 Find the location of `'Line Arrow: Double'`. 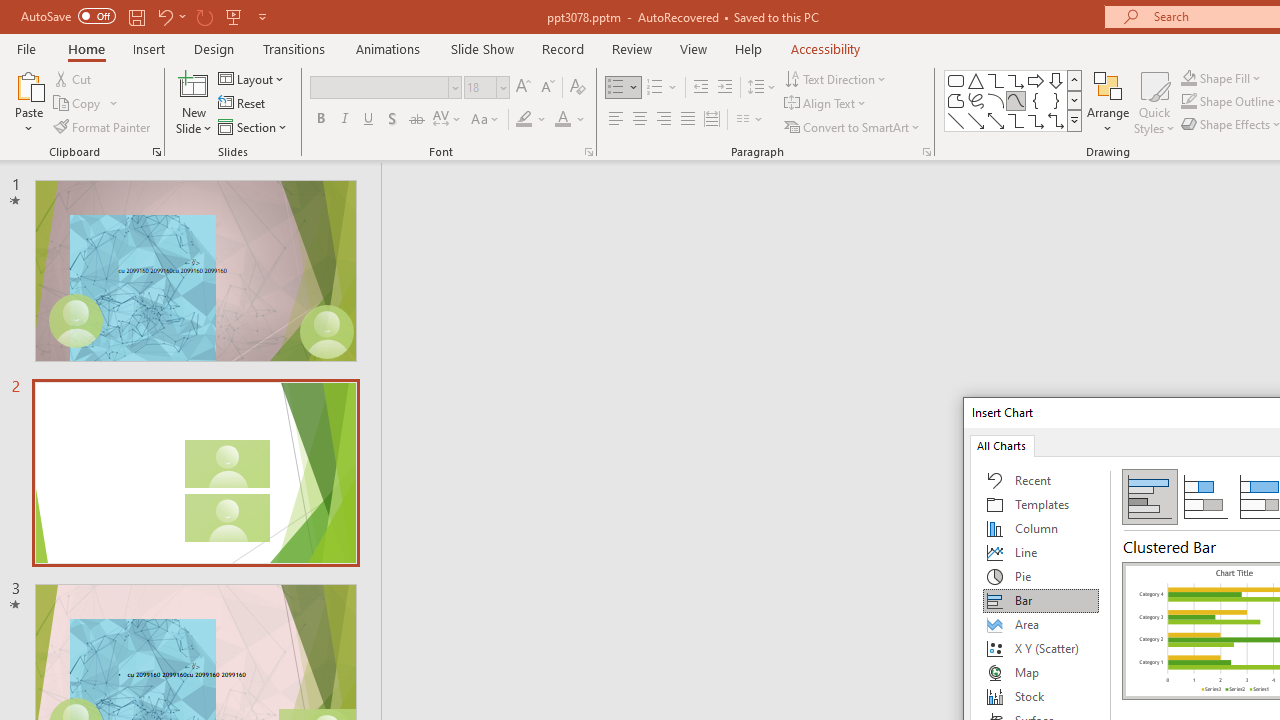

'Line Arrow: Double' is located at coordinates (995, 120).